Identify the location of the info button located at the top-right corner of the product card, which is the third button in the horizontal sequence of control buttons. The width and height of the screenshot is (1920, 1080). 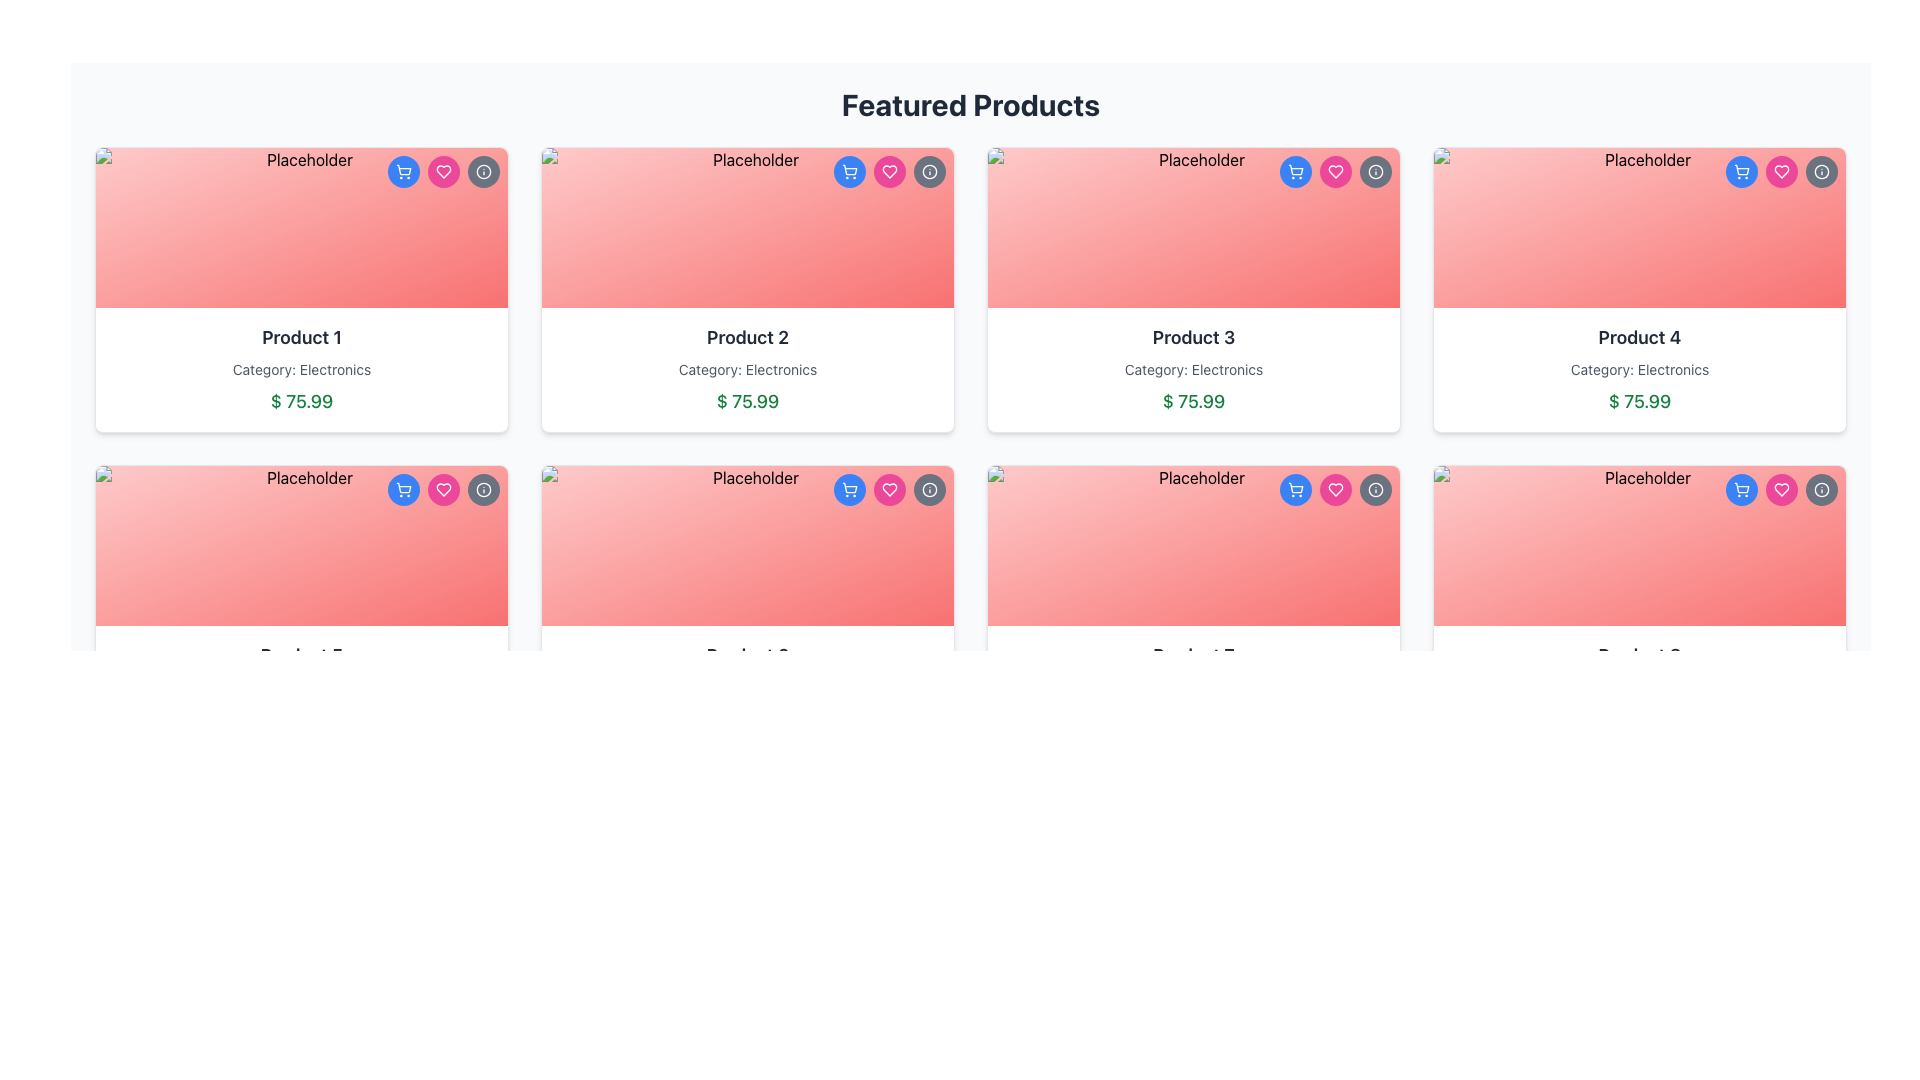
(484, 489).